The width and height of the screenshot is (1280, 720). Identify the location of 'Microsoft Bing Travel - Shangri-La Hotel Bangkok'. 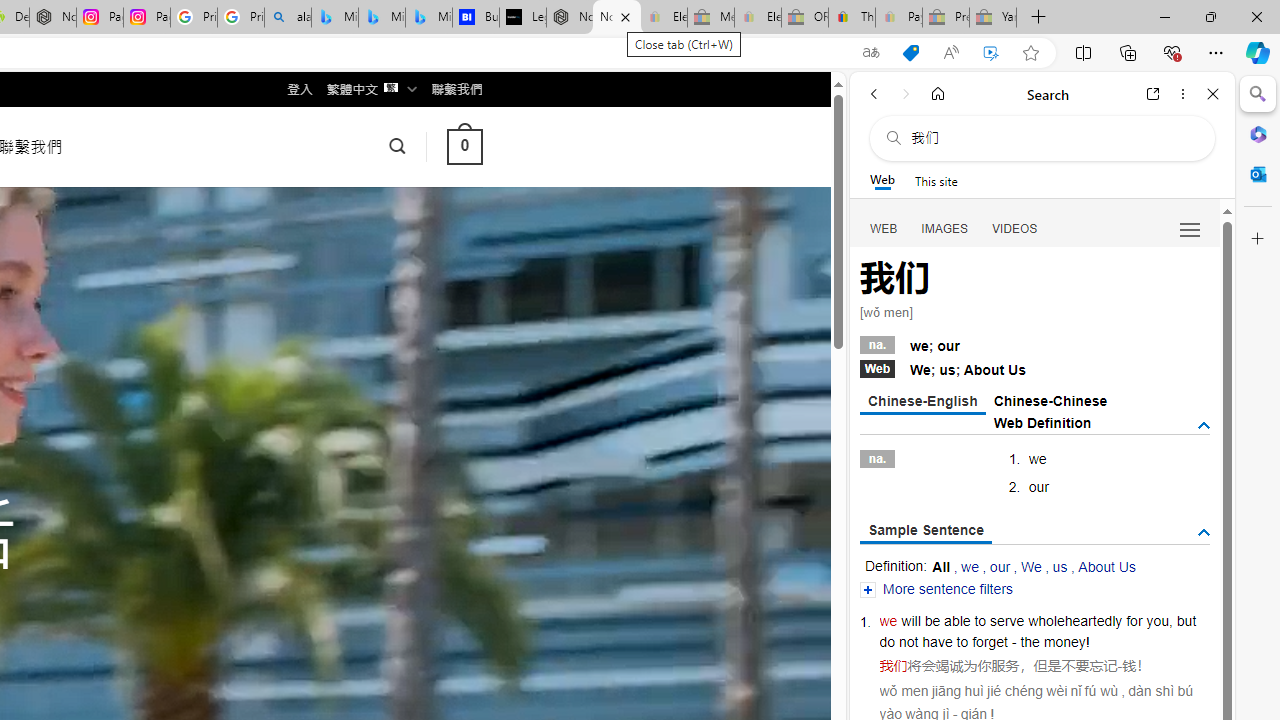
(427, 17).